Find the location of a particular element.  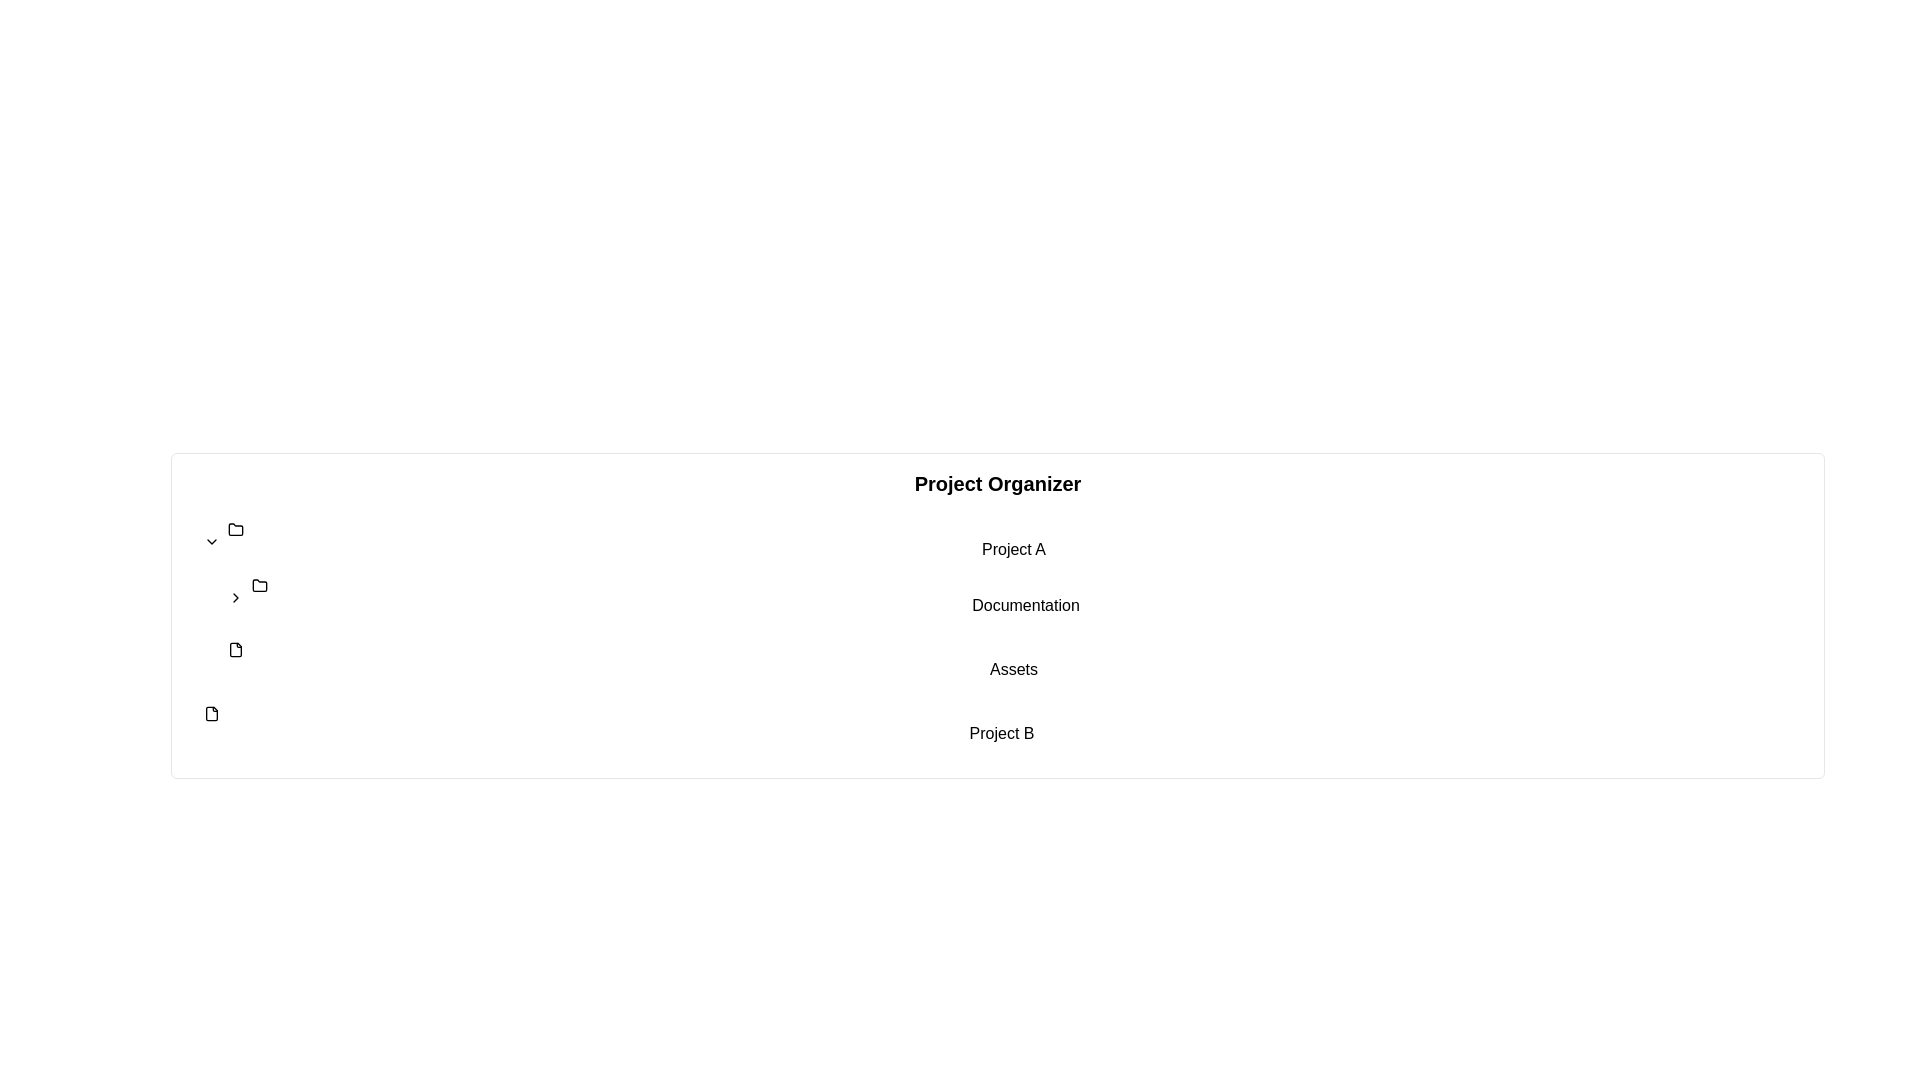

the document file icon located at the leftmost side of the row labeled 'Project B' in the Project Organizer is located at coordinates (211, 712).